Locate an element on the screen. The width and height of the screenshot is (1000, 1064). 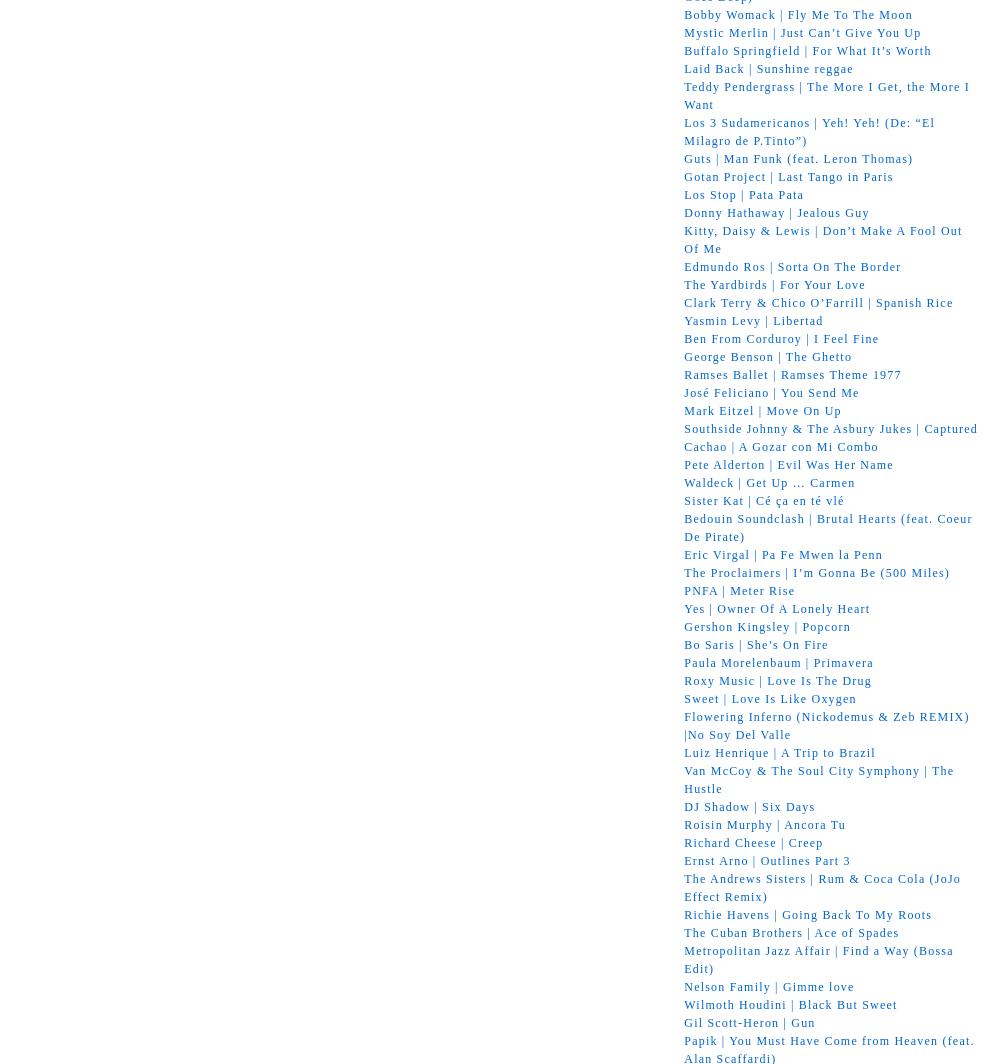
'Richard Cheese | Creep' is located at coordinates (753, 842).